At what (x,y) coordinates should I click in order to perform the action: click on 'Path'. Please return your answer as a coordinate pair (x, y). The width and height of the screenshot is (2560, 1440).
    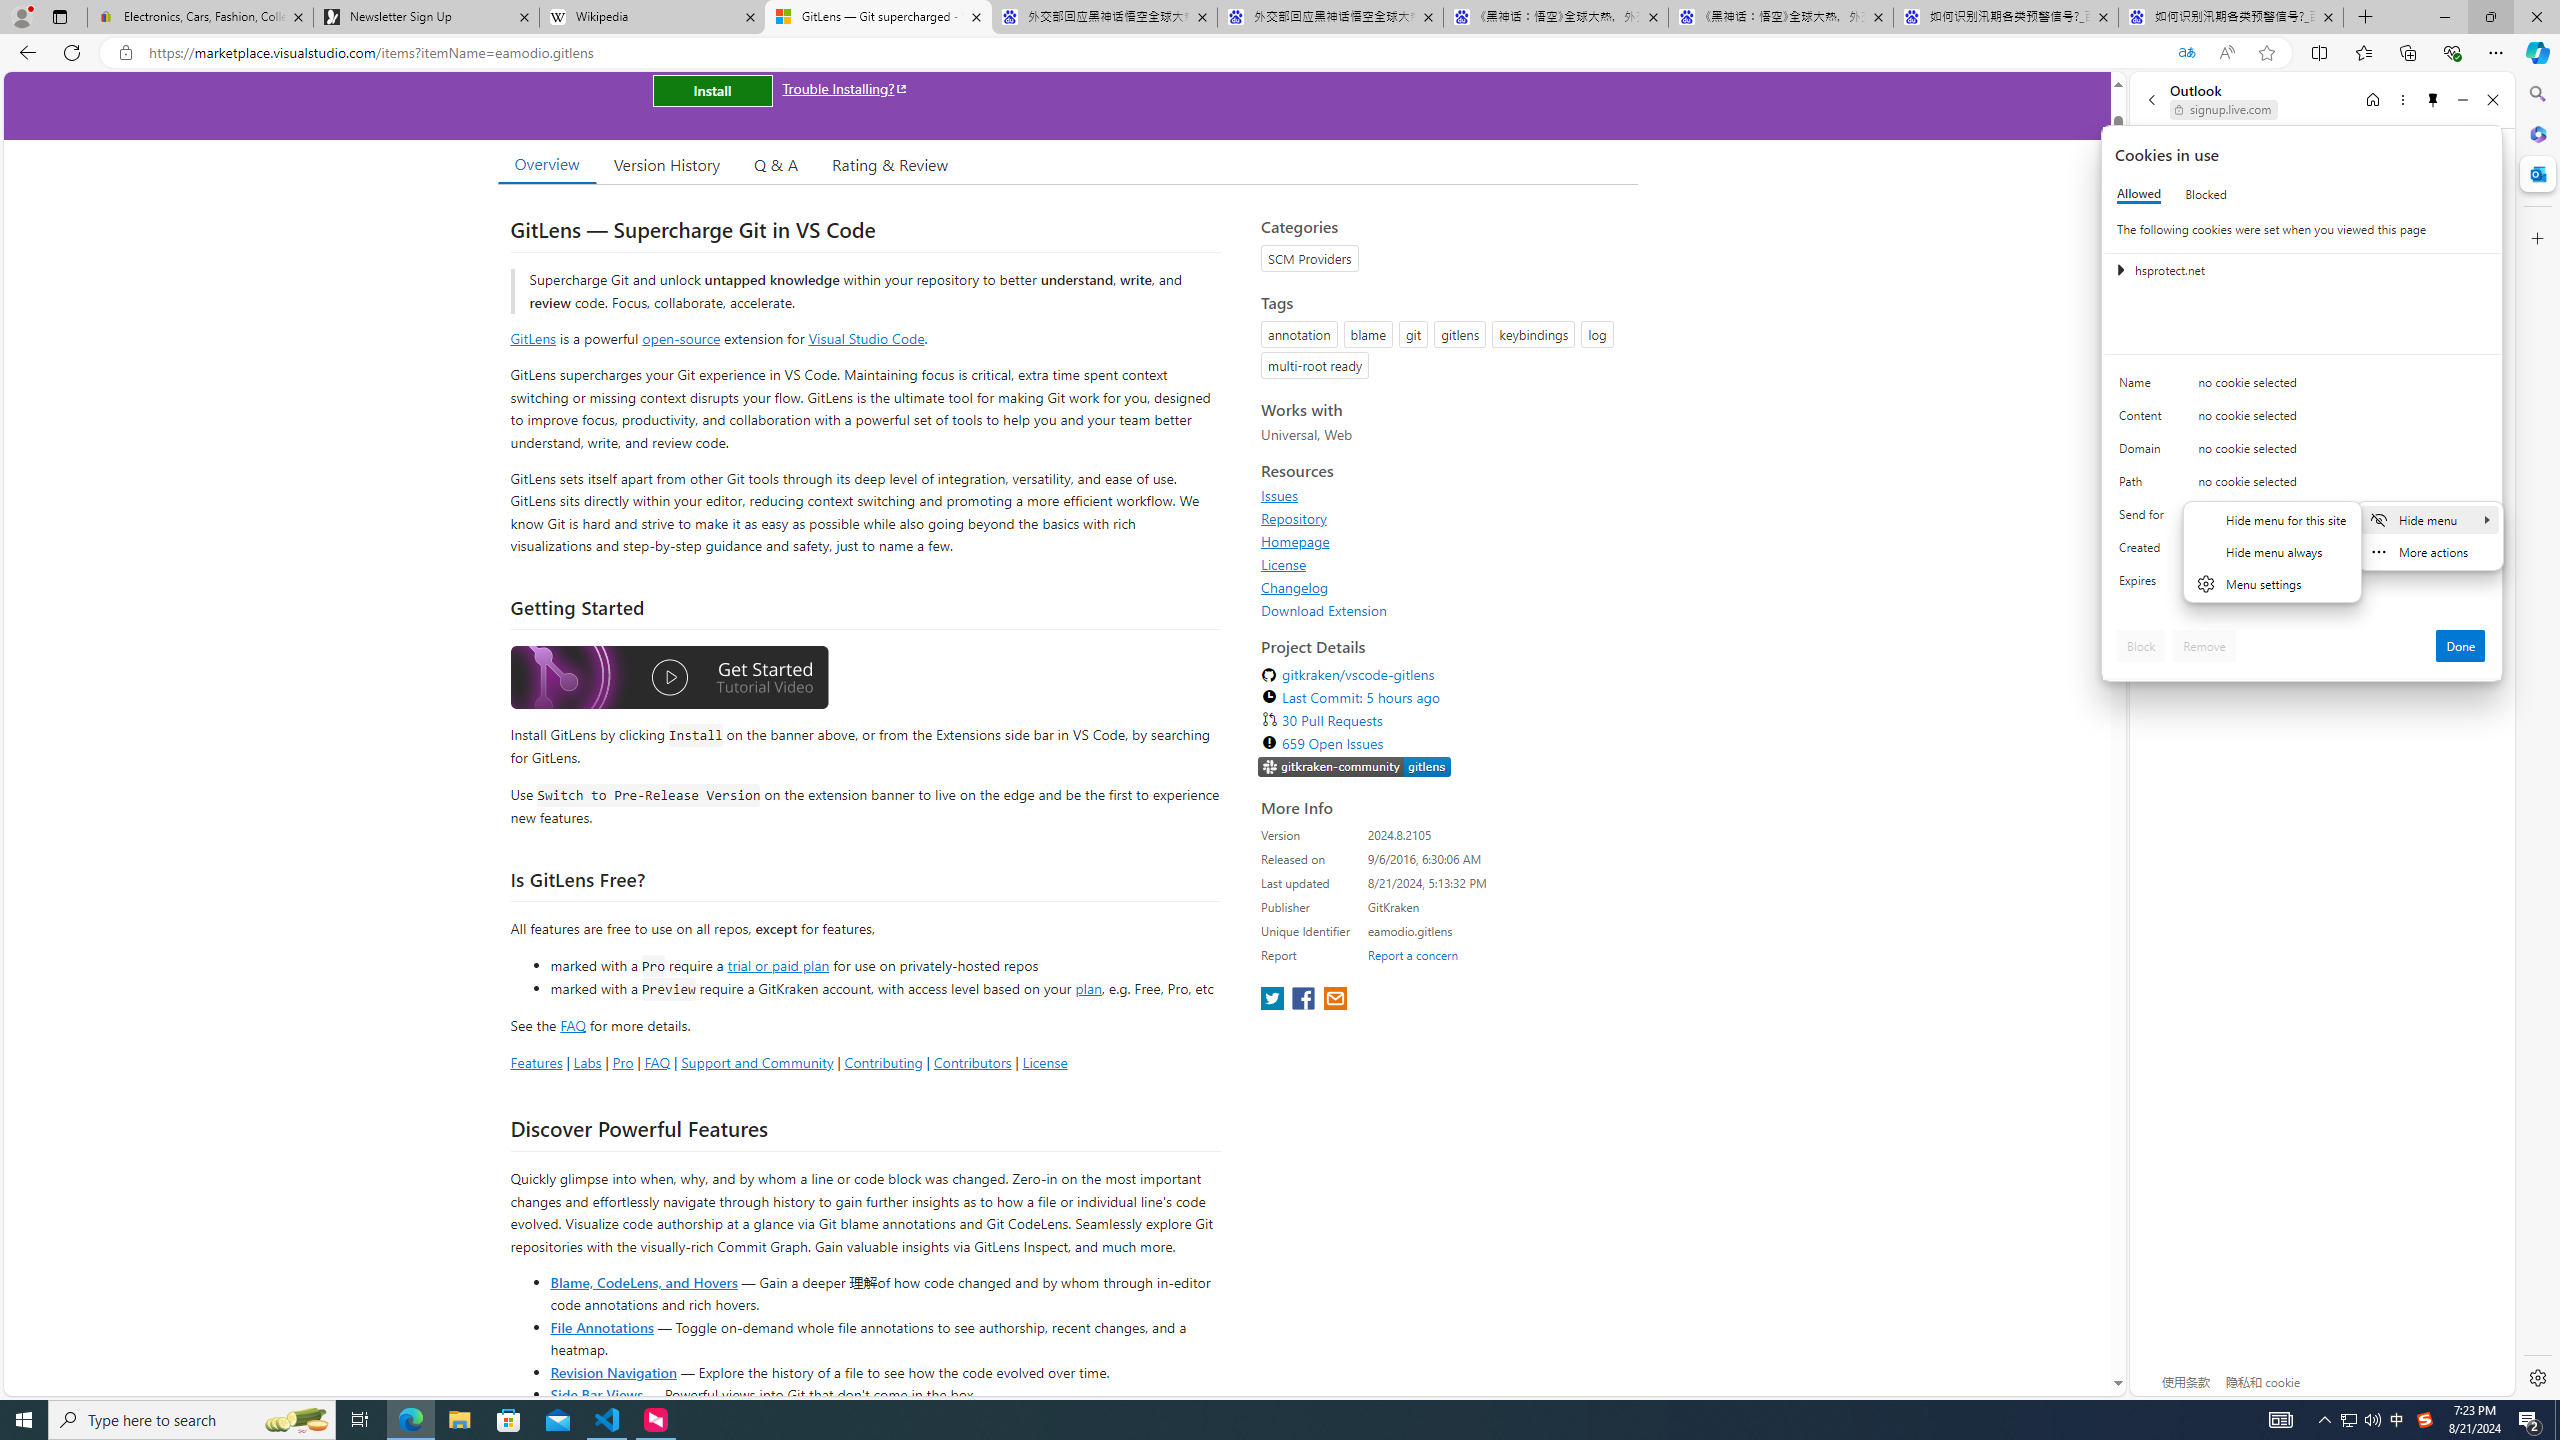
    Looking at the image, I should click on (2144, 486).